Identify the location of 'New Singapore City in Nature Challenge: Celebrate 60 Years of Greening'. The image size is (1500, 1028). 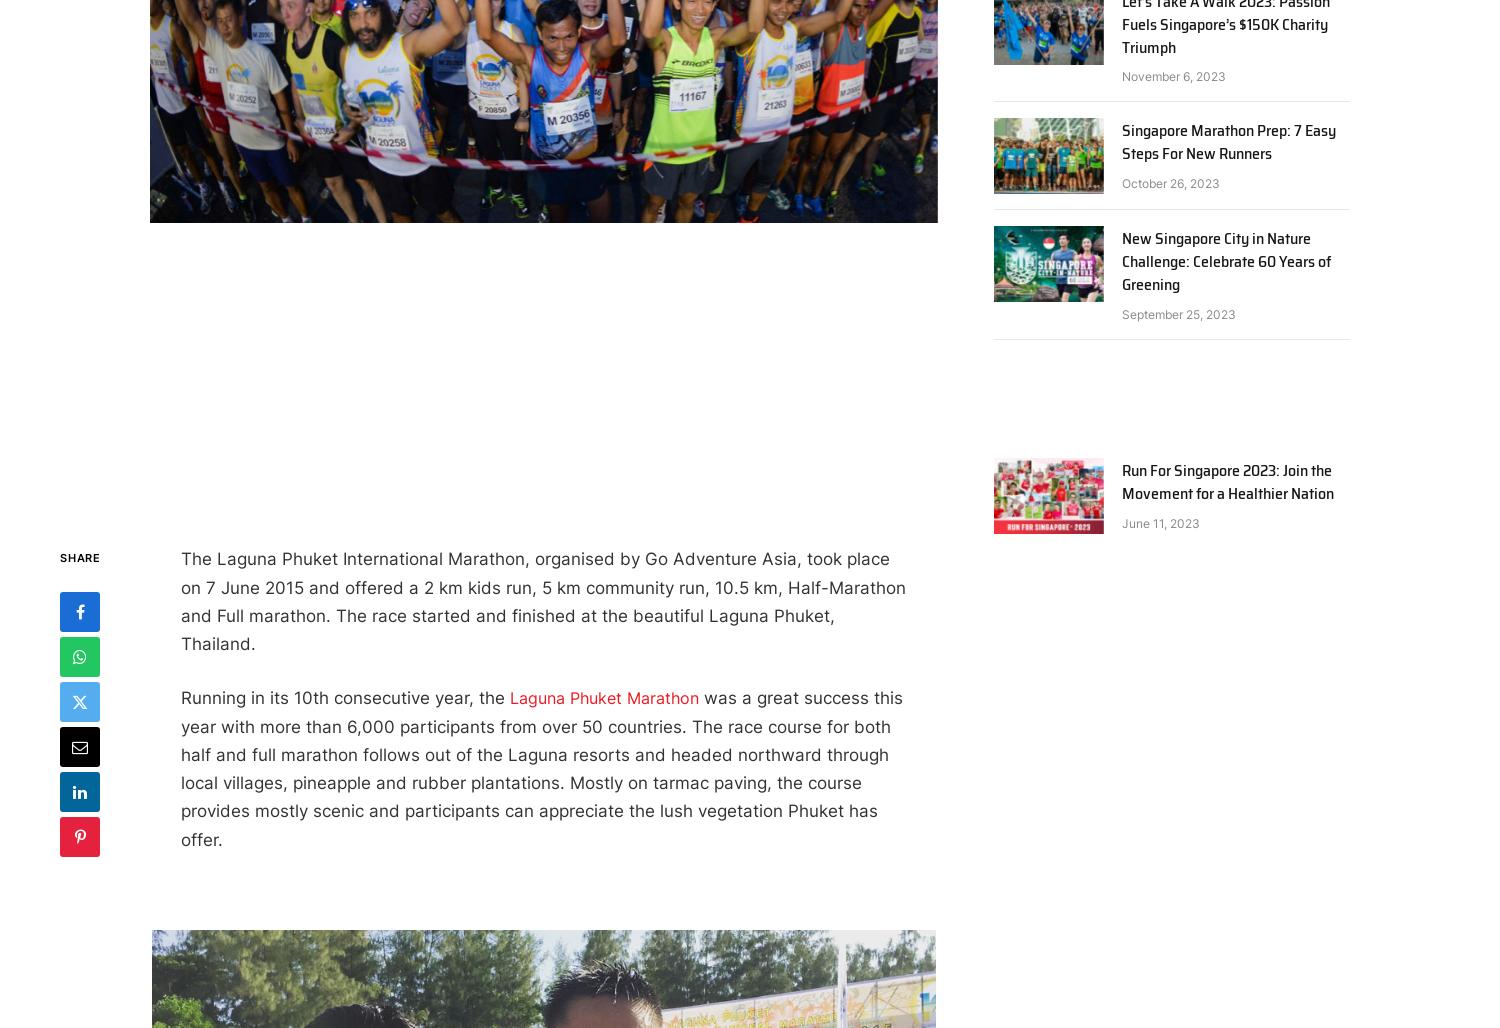
(1225, 261).